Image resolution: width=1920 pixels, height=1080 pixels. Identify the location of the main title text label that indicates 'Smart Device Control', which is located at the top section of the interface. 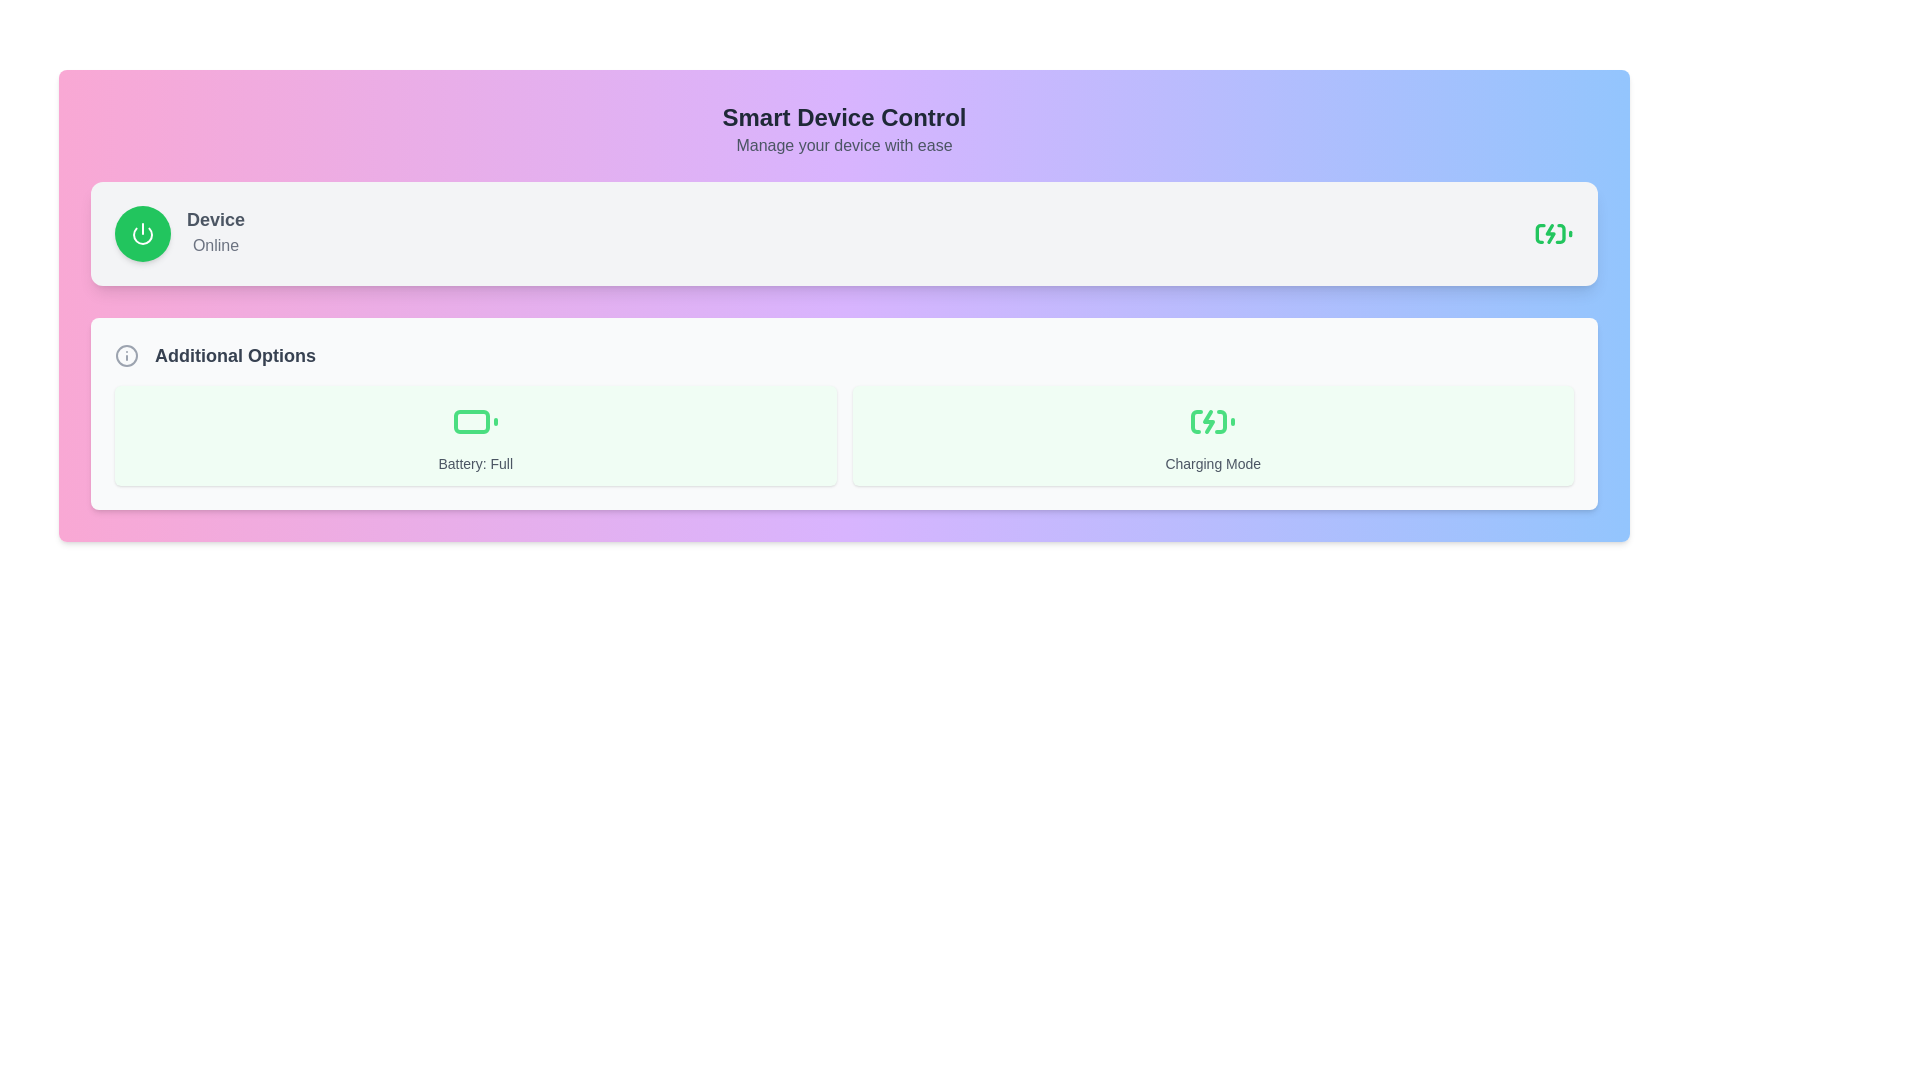
(844, 118).